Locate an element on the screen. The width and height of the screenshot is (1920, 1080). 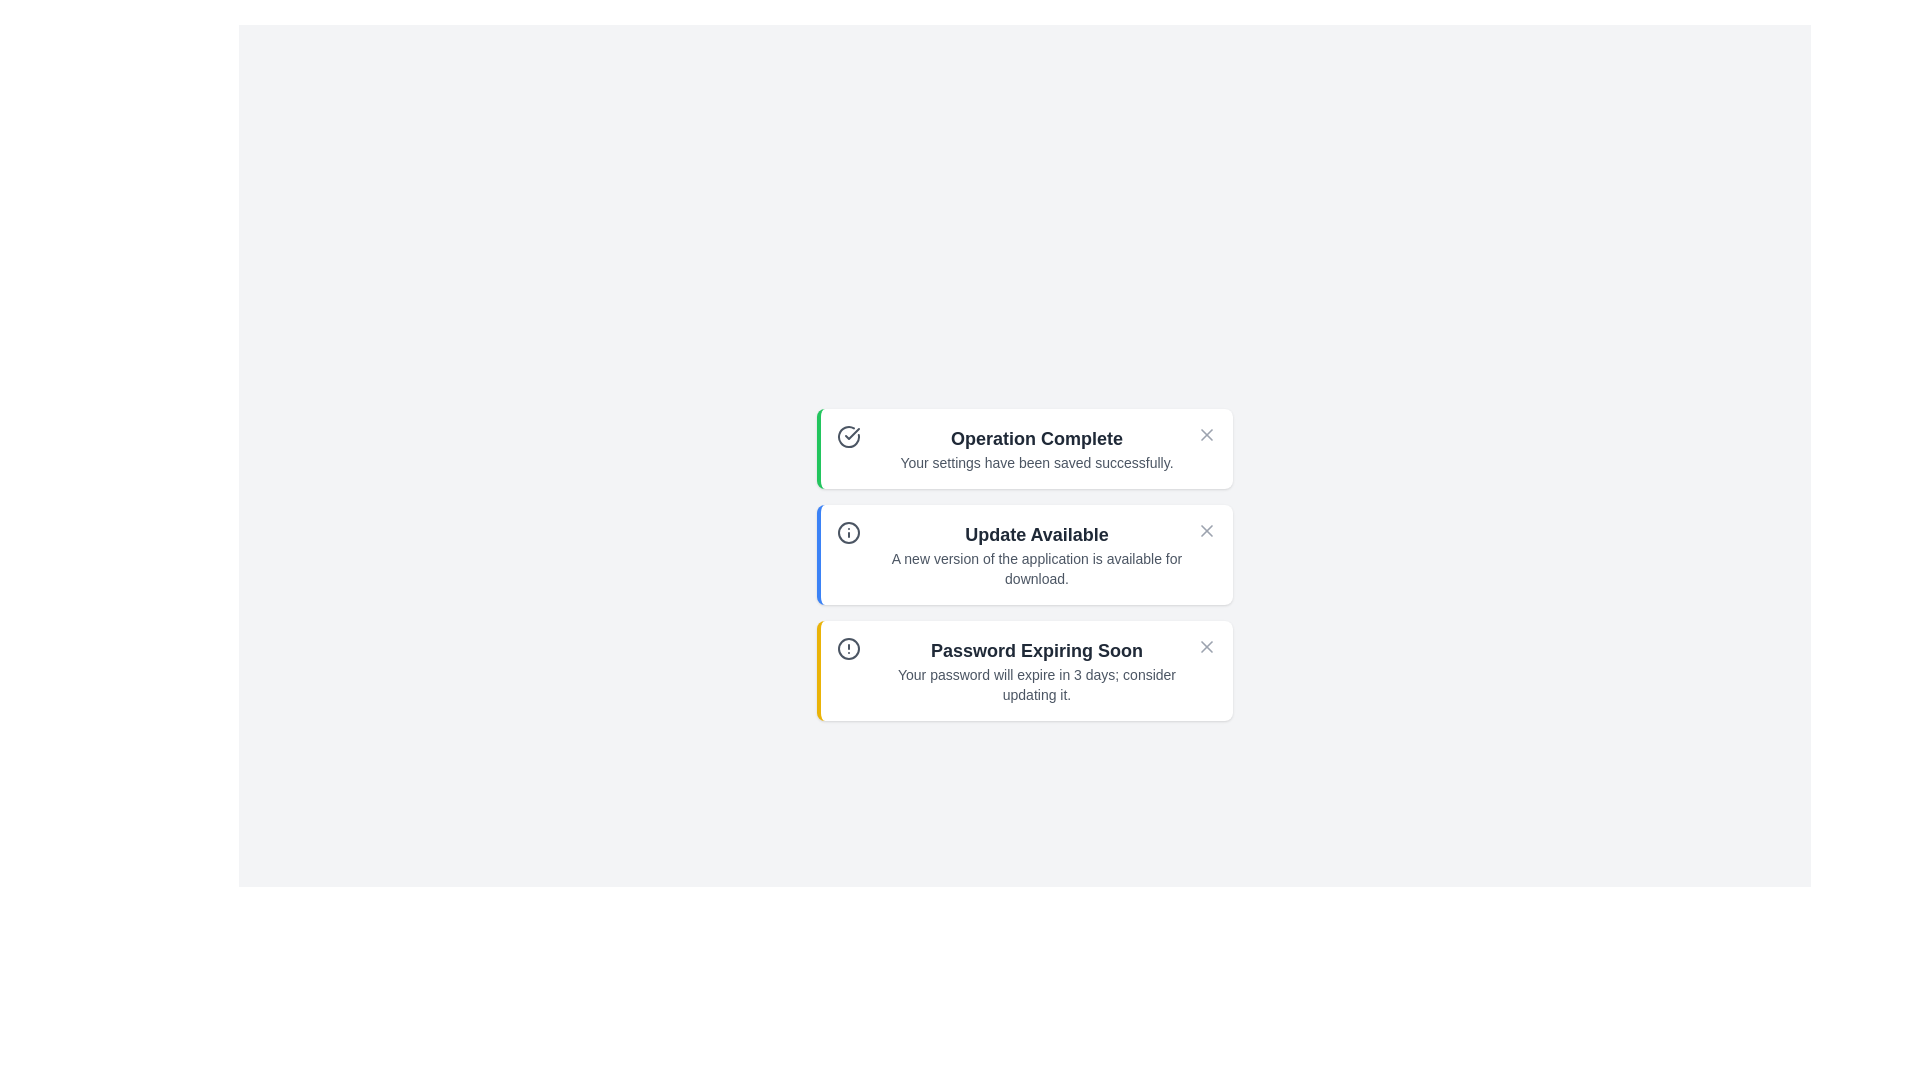
the circular informational icon located at the leftmost part of the 'Update Available' notification box is located at coordinates (849, 531).